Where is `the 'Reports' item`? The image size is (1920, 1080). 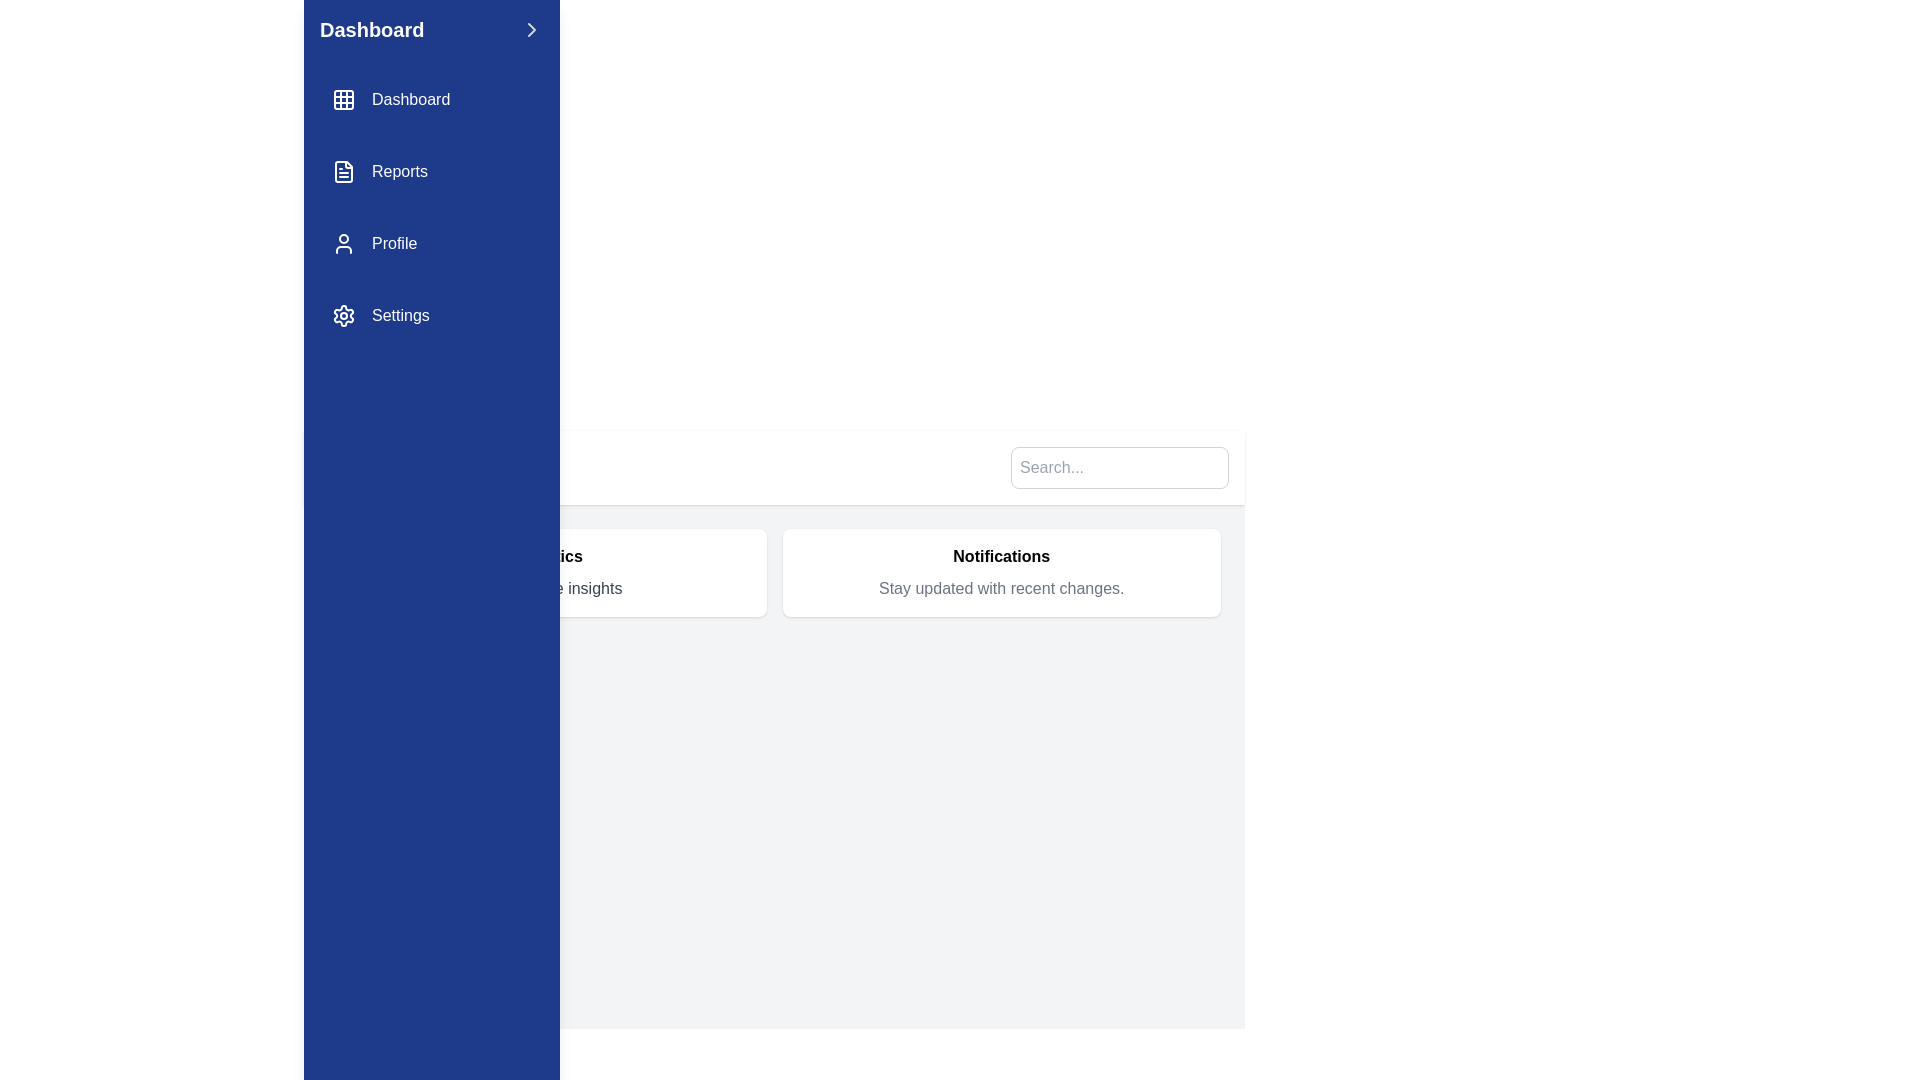
the 'Reports' item is located at coordinates (431, 208).